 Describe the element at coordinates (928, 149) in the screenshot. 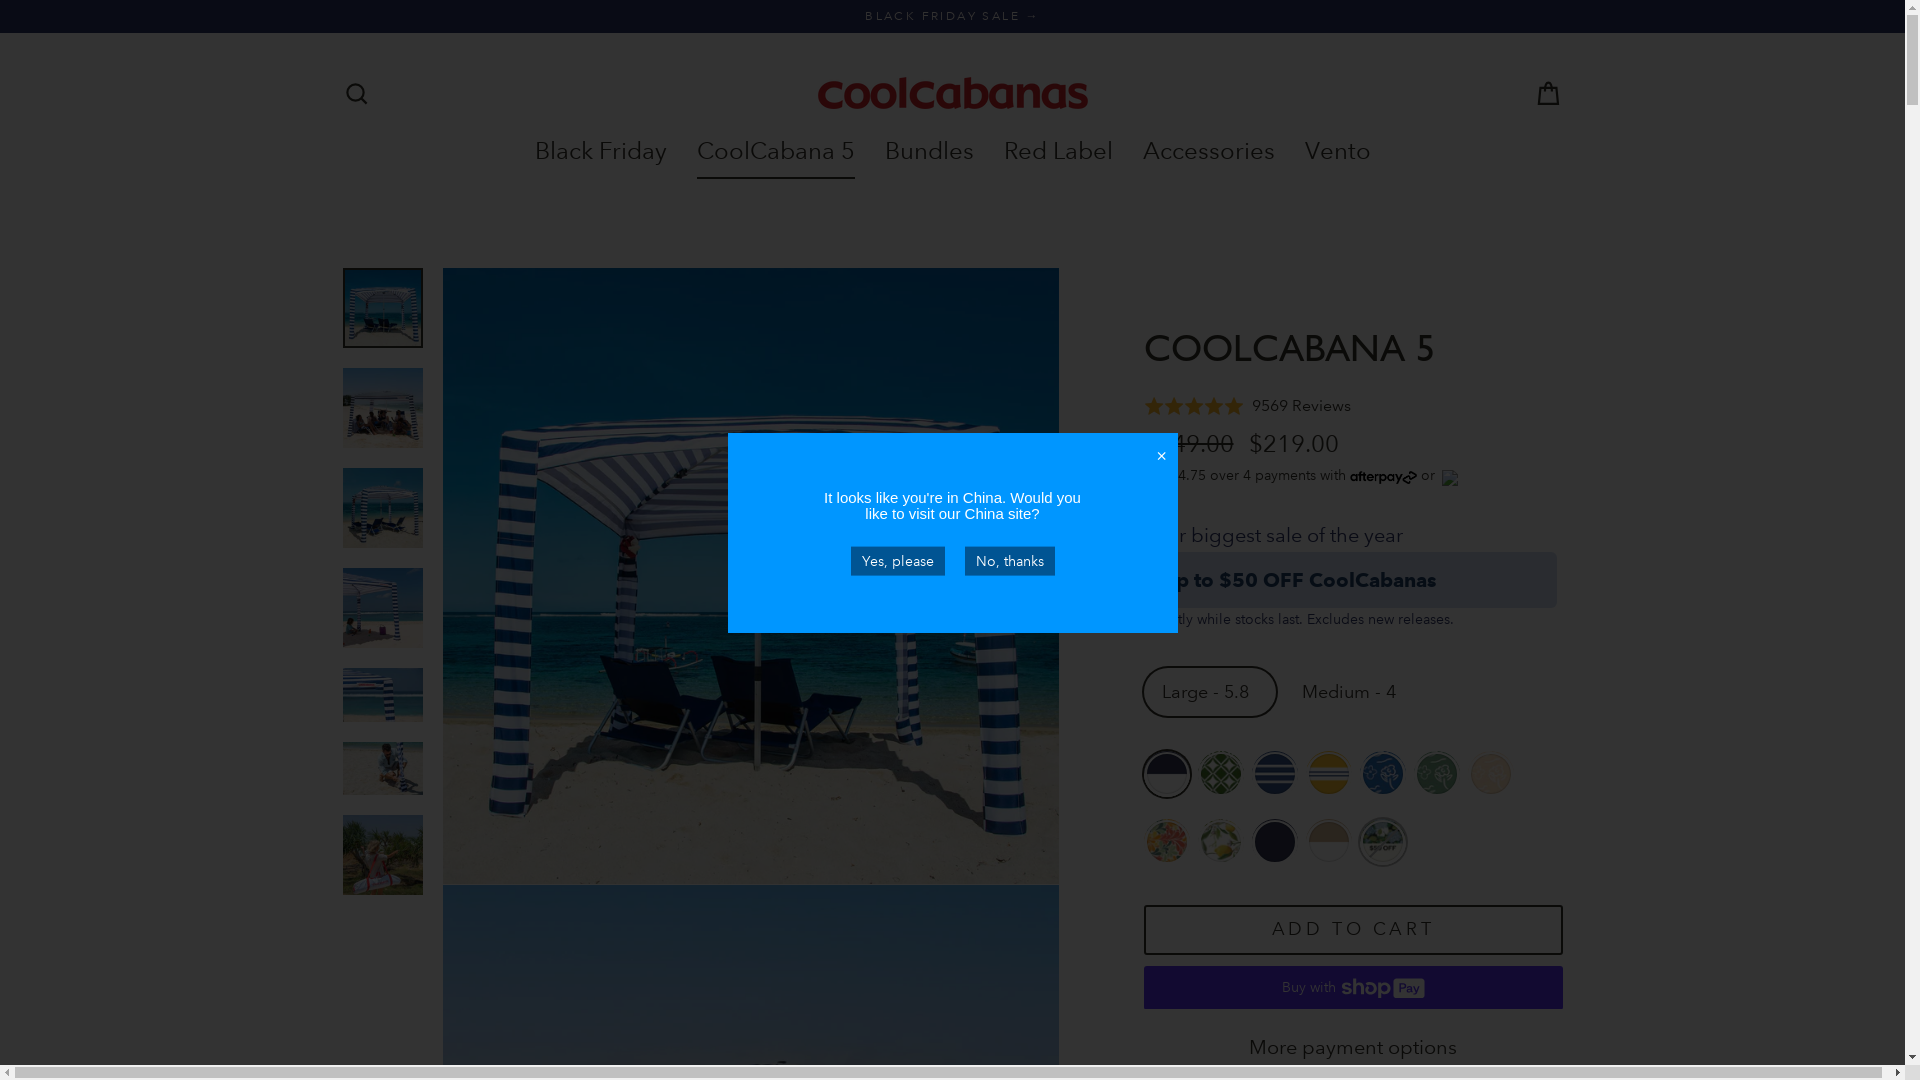

I see `'Bundles'` at that location.